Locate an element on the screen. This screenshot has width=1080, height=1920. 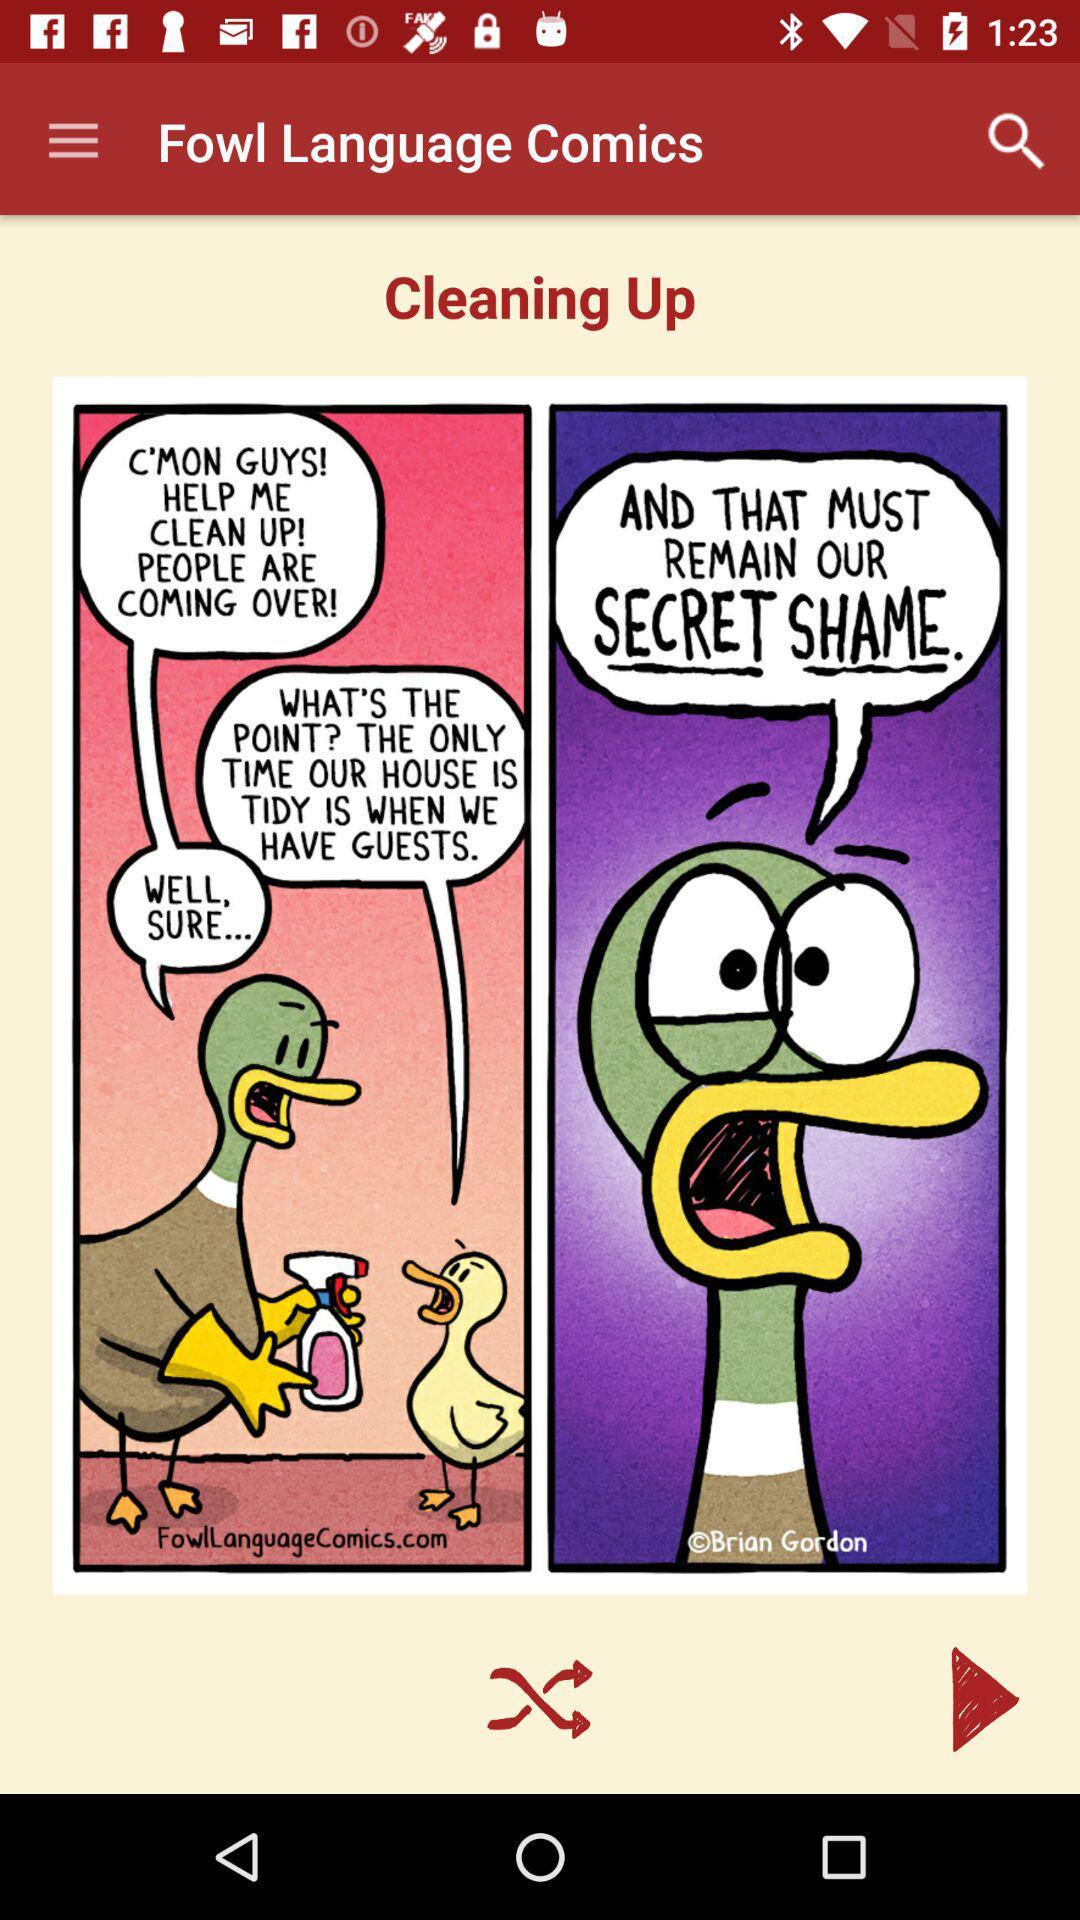
item at the top right corner is located at coordinates (1017, 140).